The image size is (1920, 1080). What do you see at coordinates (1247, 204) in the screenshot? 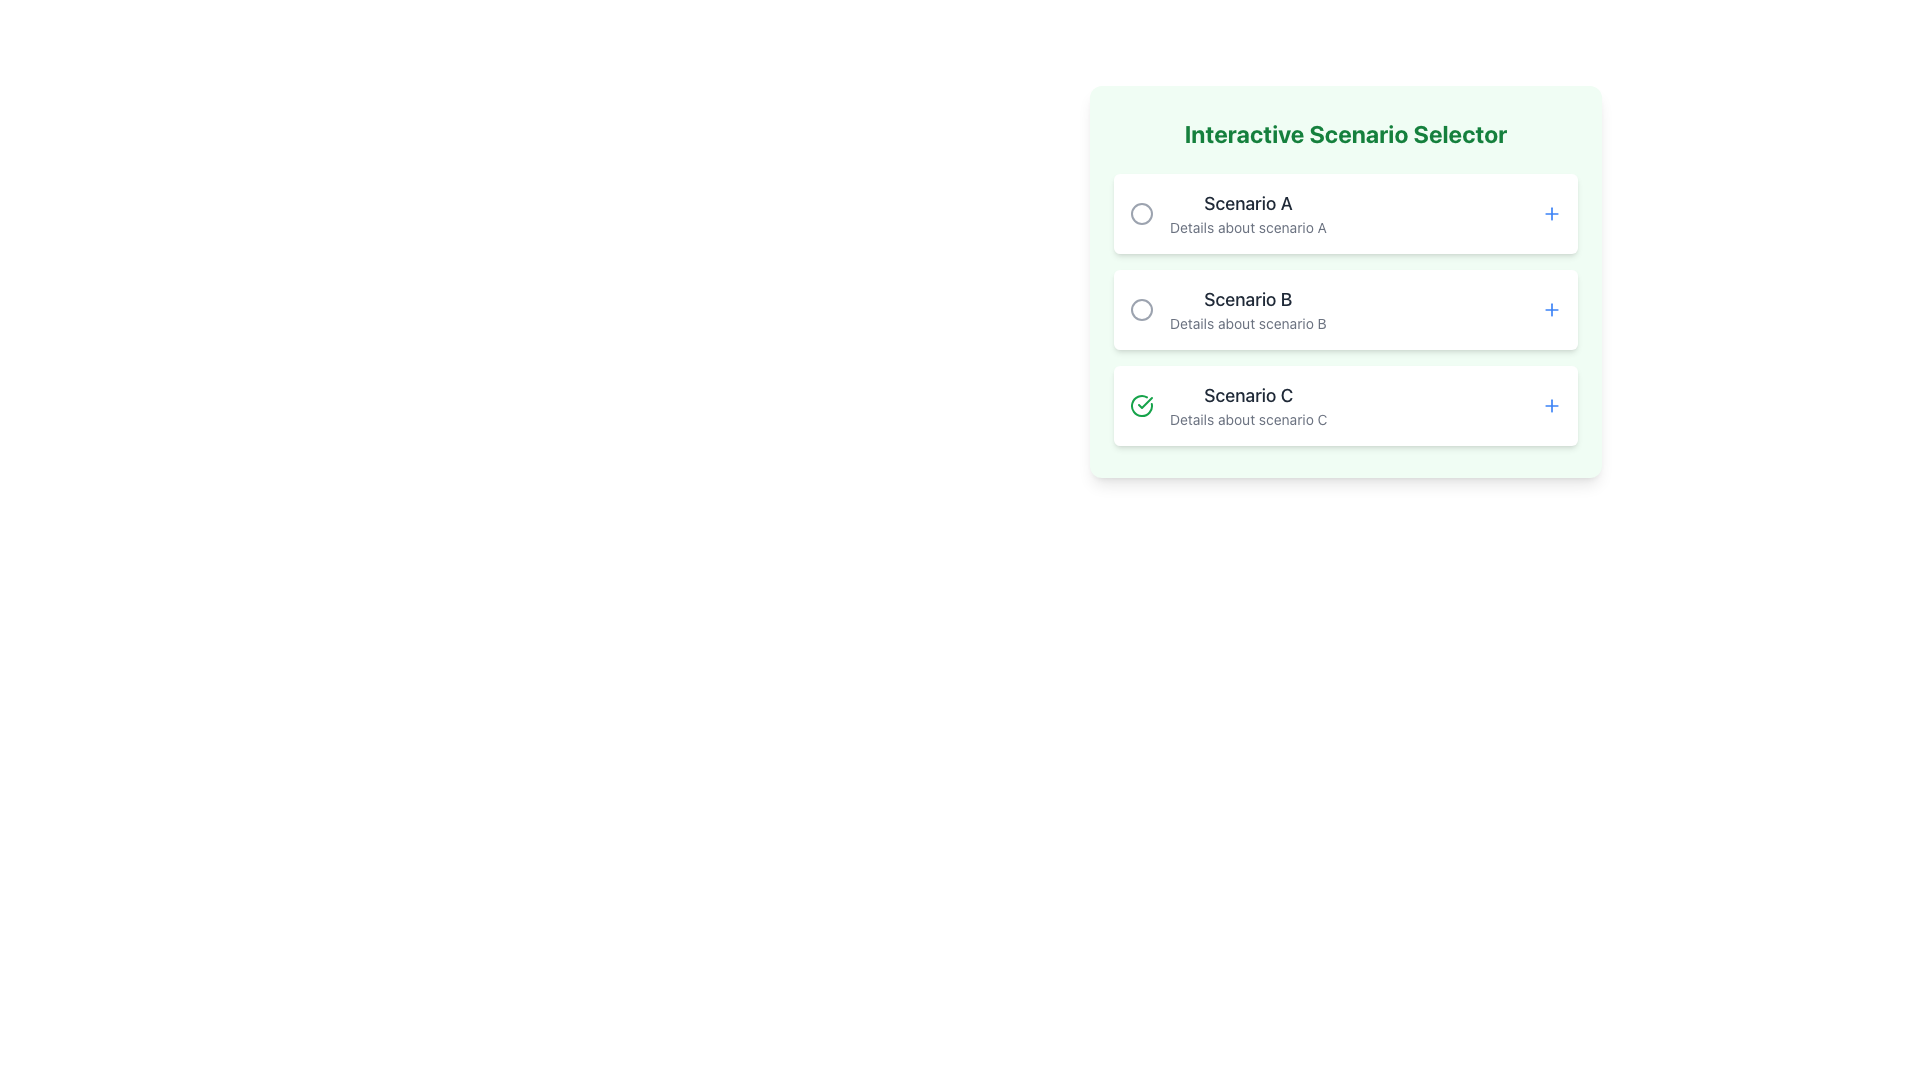
I see `the text label displaying 'Scenario A' for accessibility purposes` at bounding box center [1247, 204].